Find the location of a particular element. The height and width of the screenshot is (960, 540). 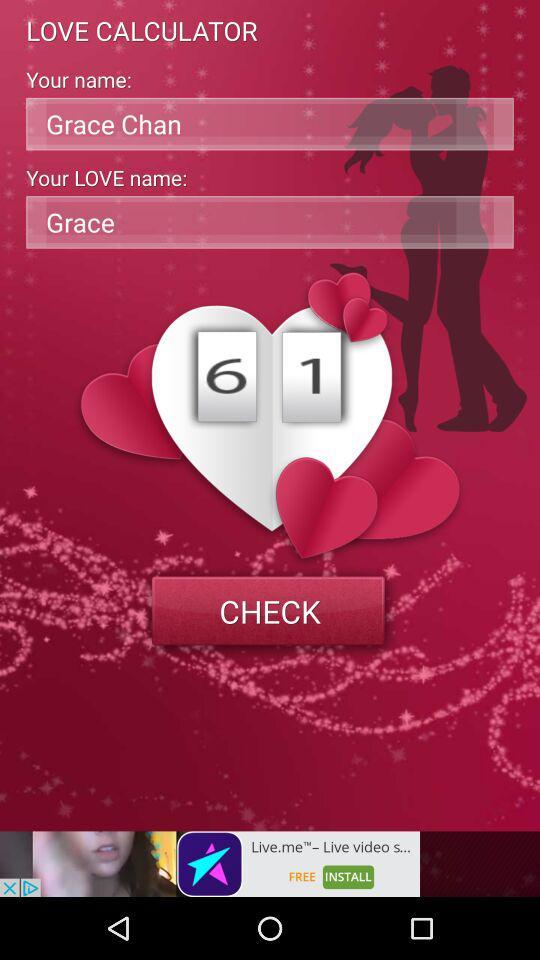

adverts is located at coordinates (209, 863).